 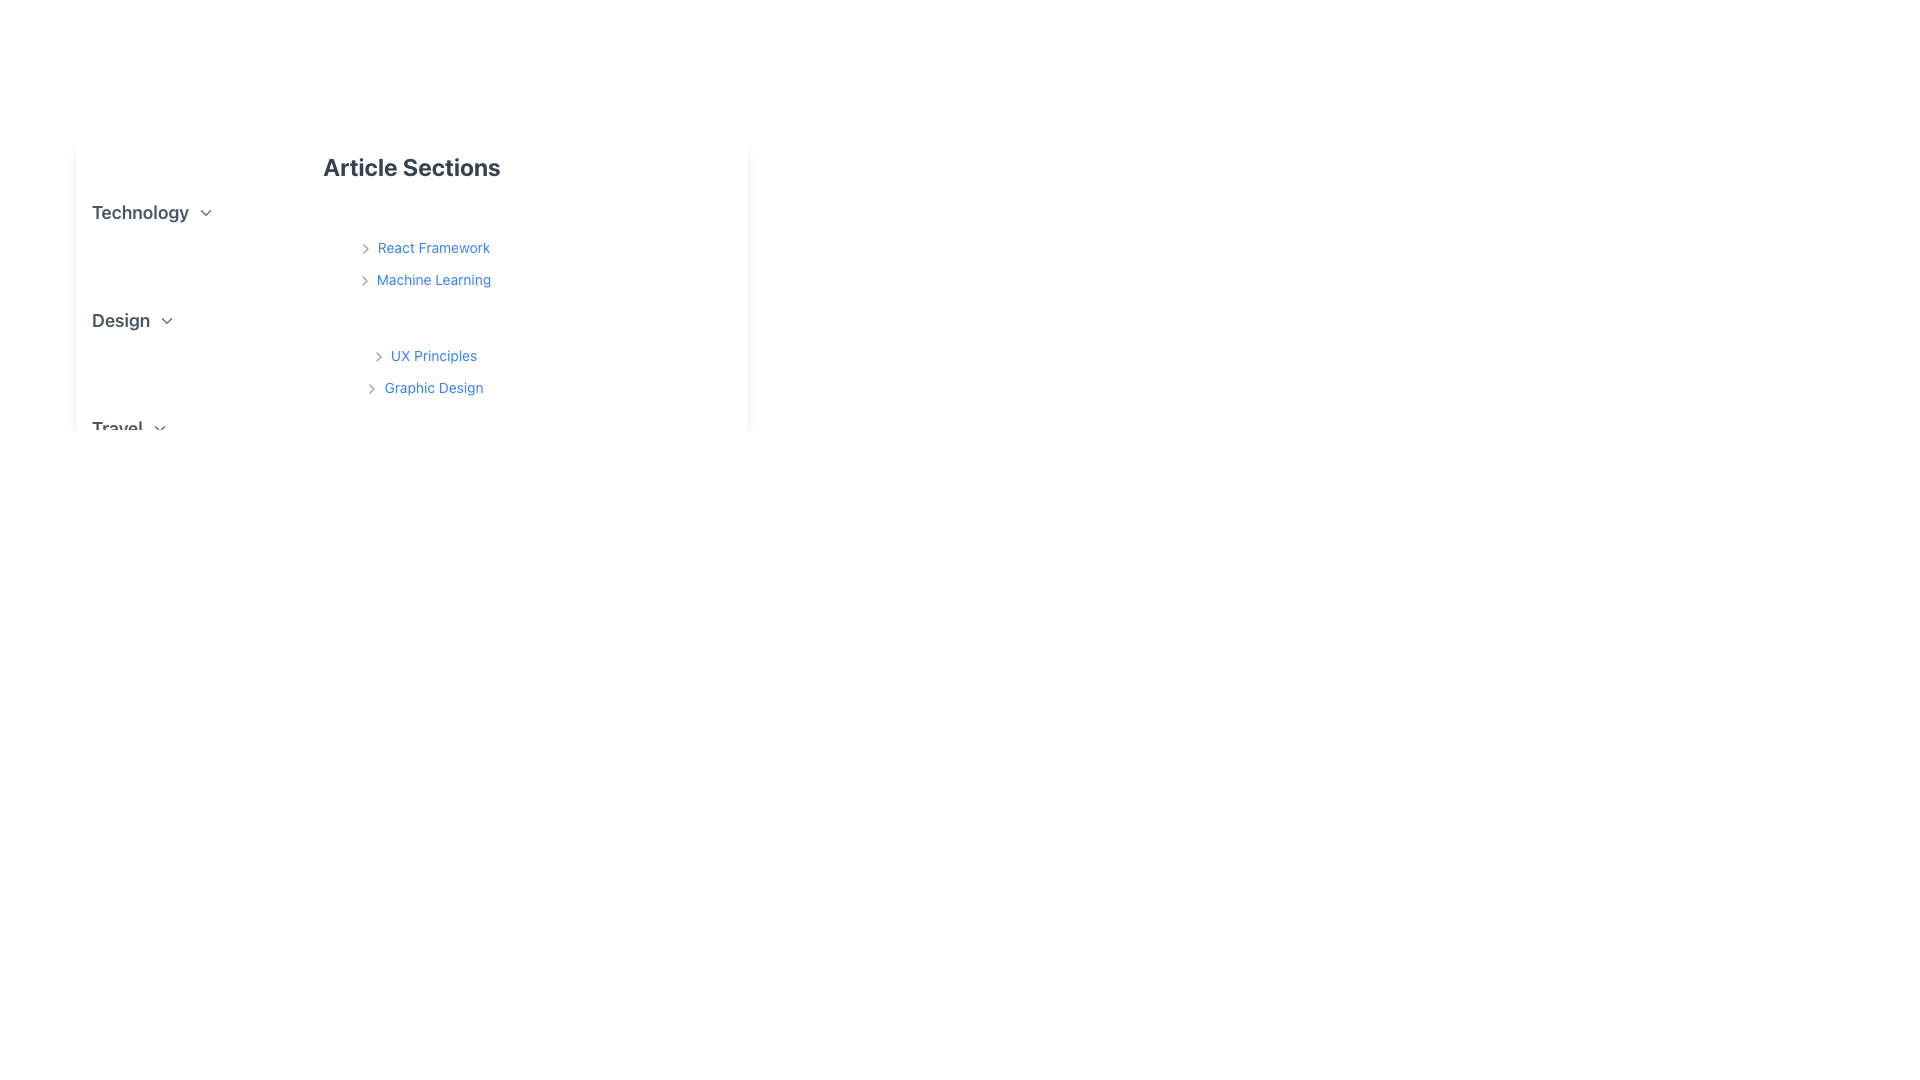 What do you see at coordinates (365, 248) in the screenshot?
I see `the navigation icon next to the 'React Framework' text in the top-left quadrant` at bounding box center [365, 248].